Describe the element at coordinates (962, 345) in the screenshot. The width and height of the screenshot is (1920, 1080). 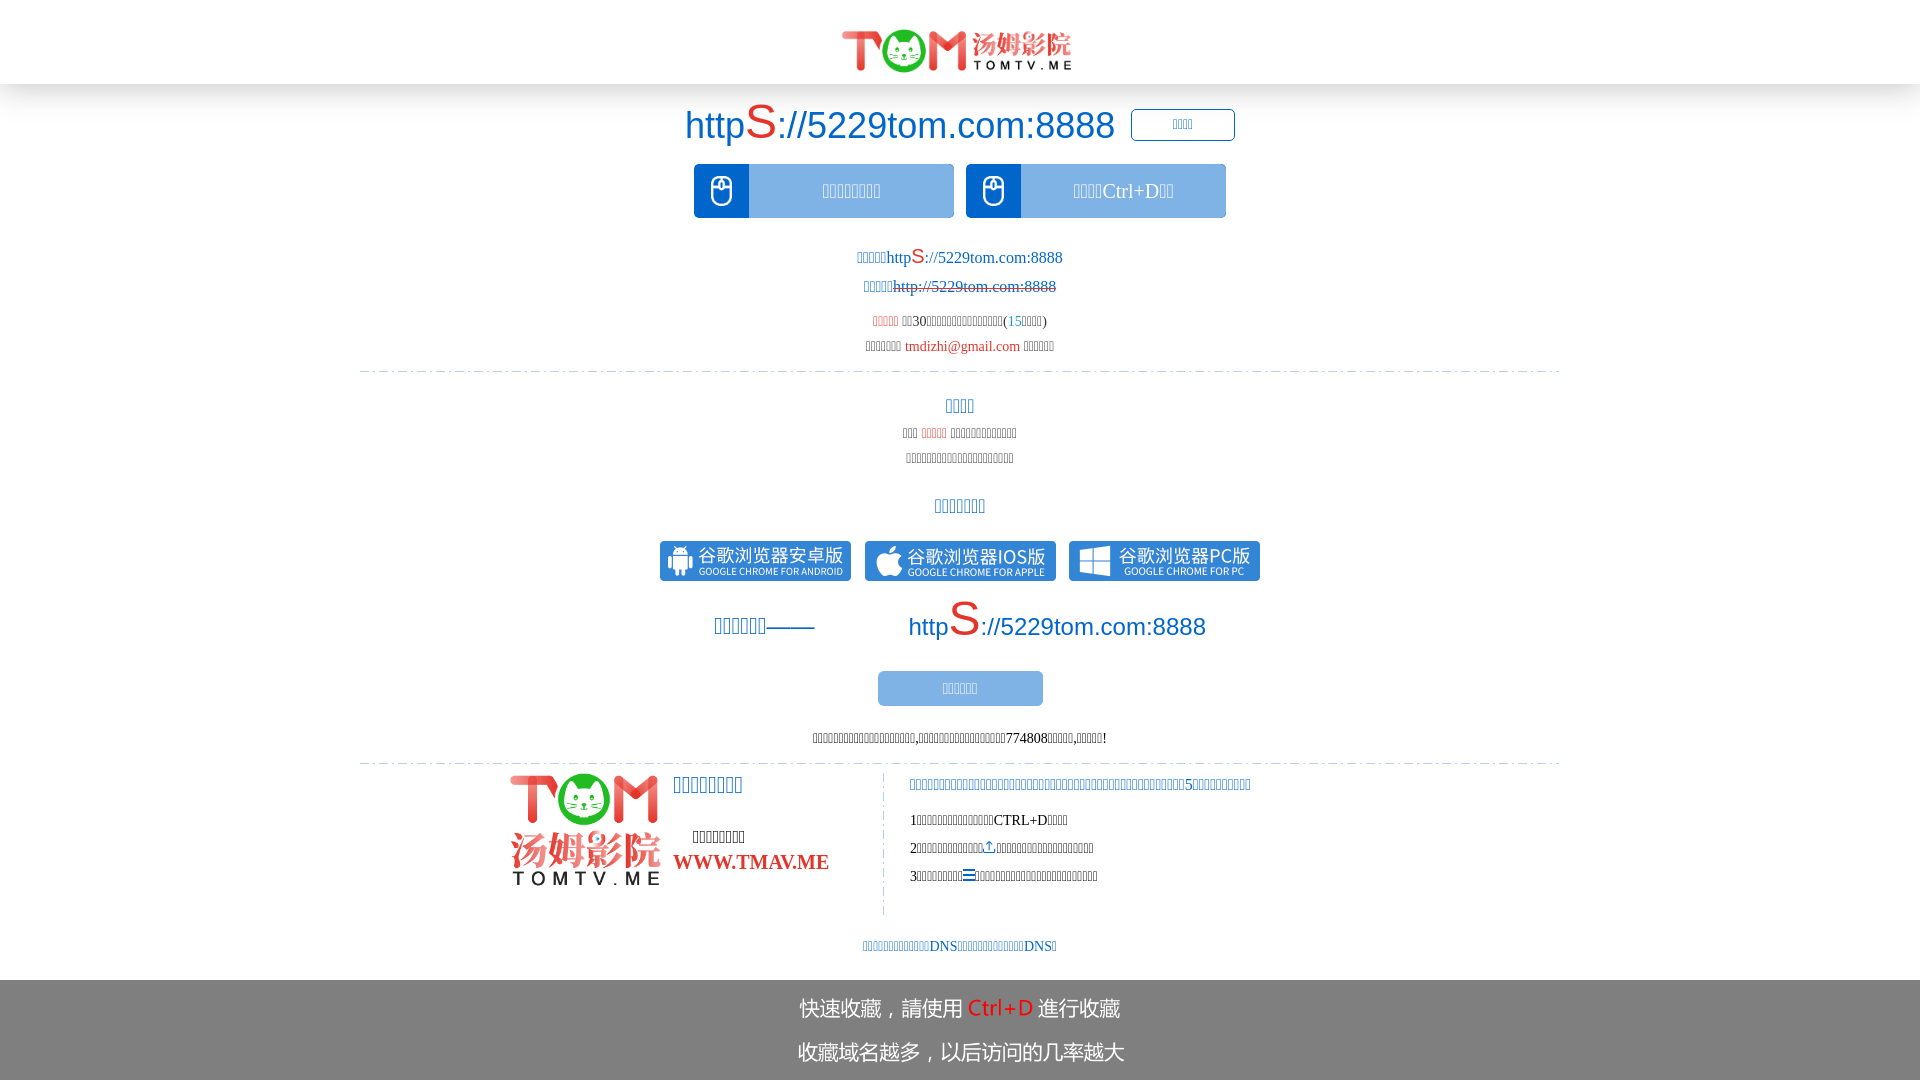
I see `'tmdizhi@gmail.com'` at that location.